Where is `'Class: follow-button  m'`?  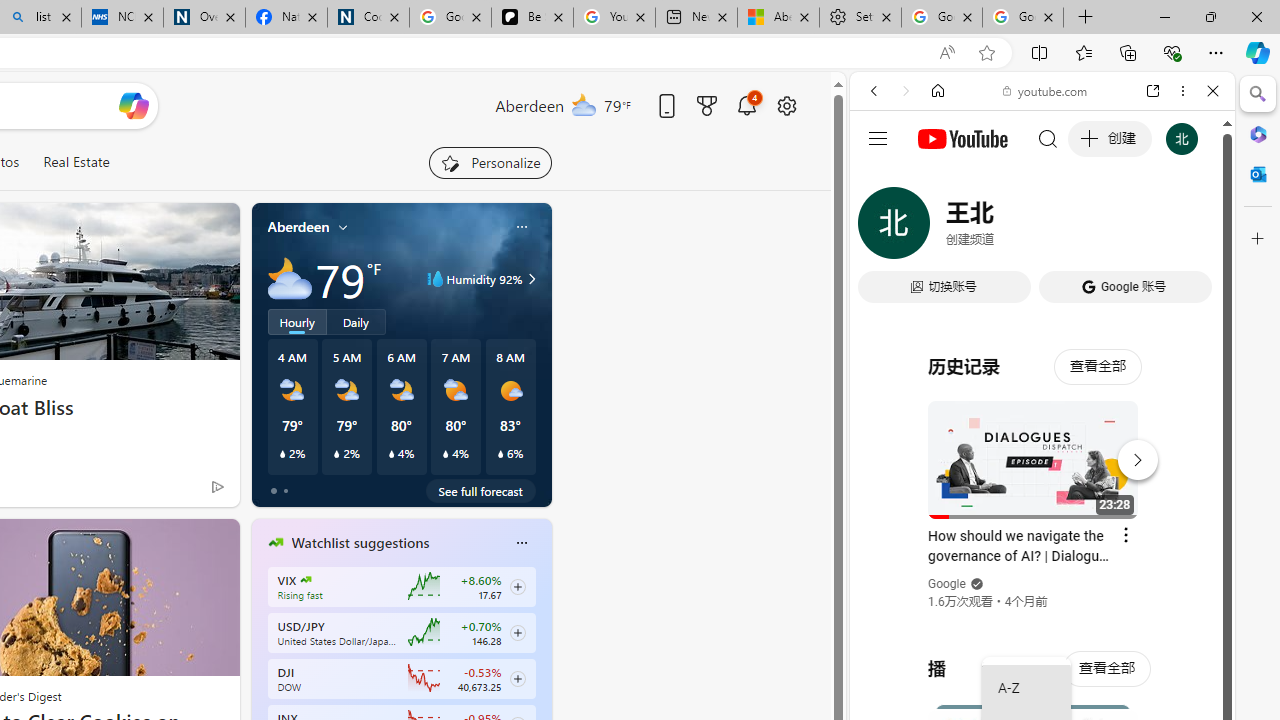 'Class: follow-button  m' is located at coordinates (517, 677).